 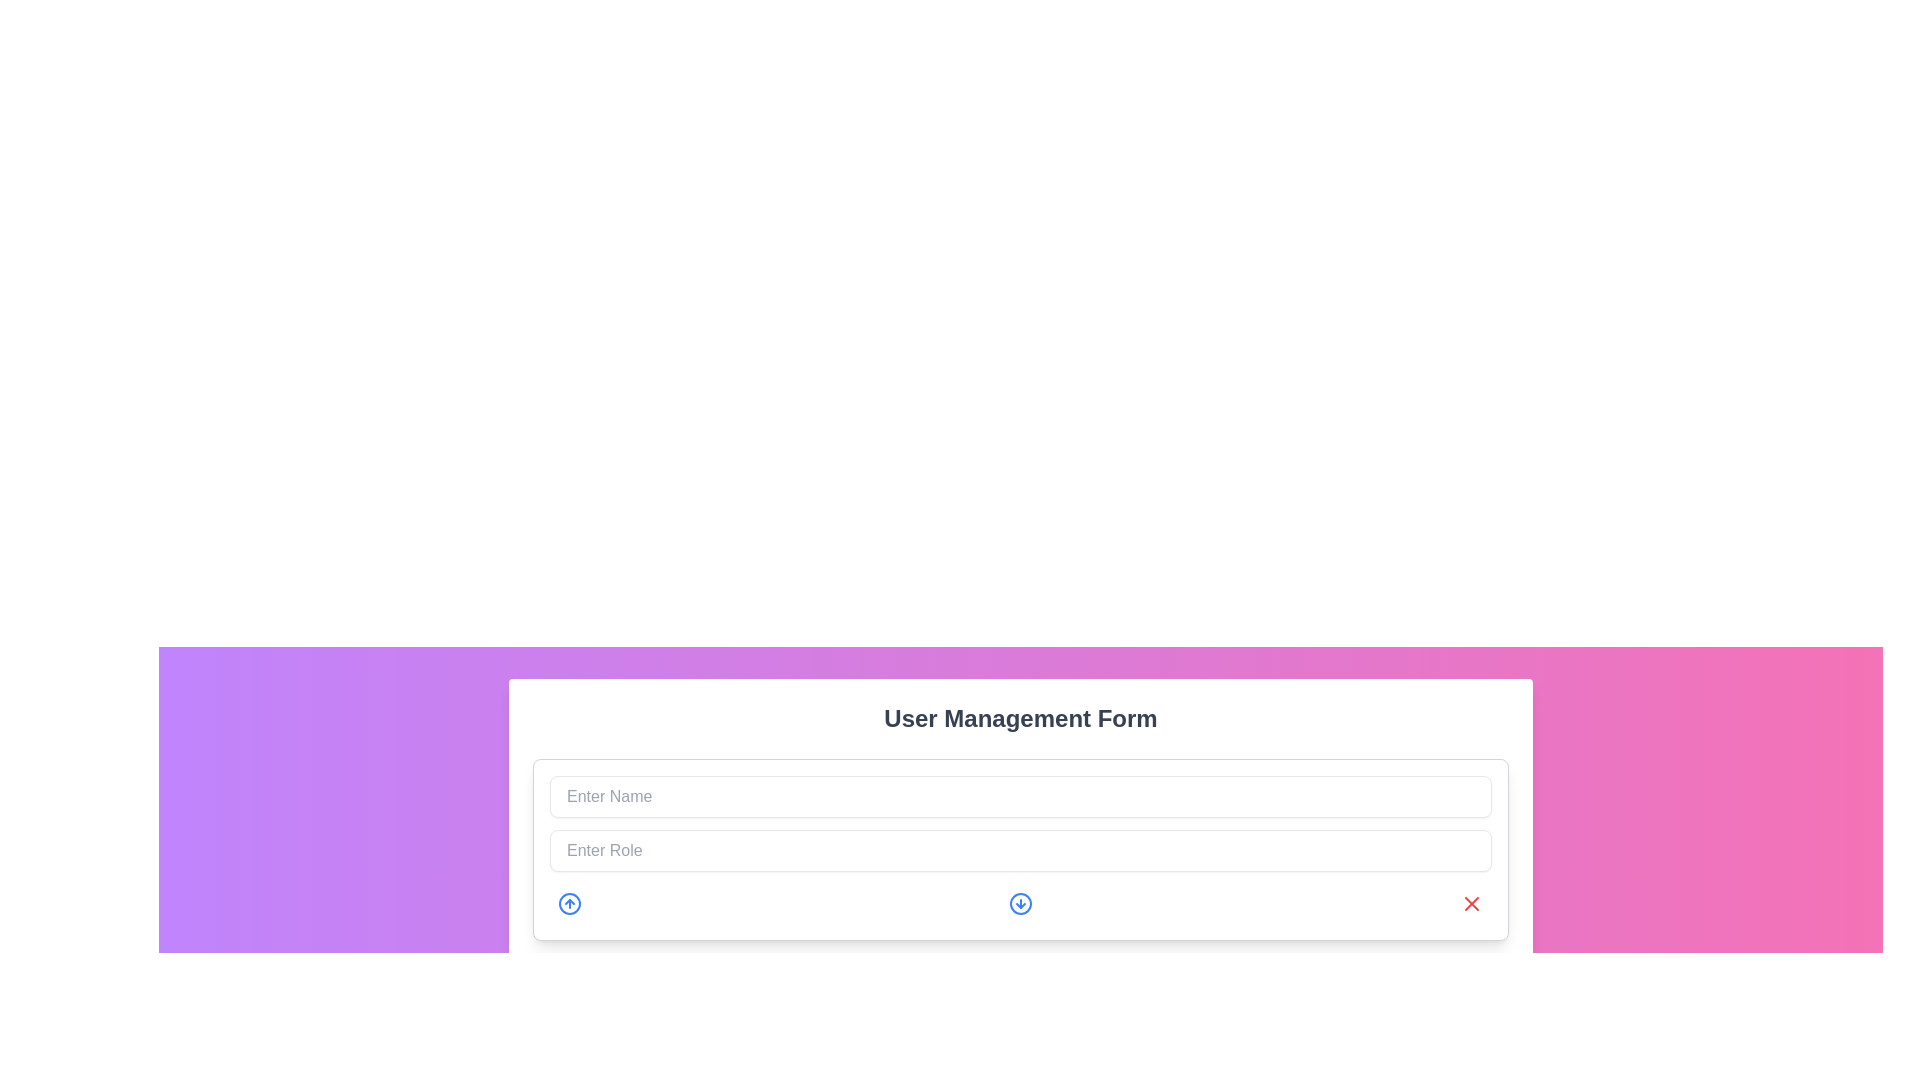 What do you see at coordinates (1021, 903) in the screenshot?
I see `the button` at bounding box center [1021, 903].